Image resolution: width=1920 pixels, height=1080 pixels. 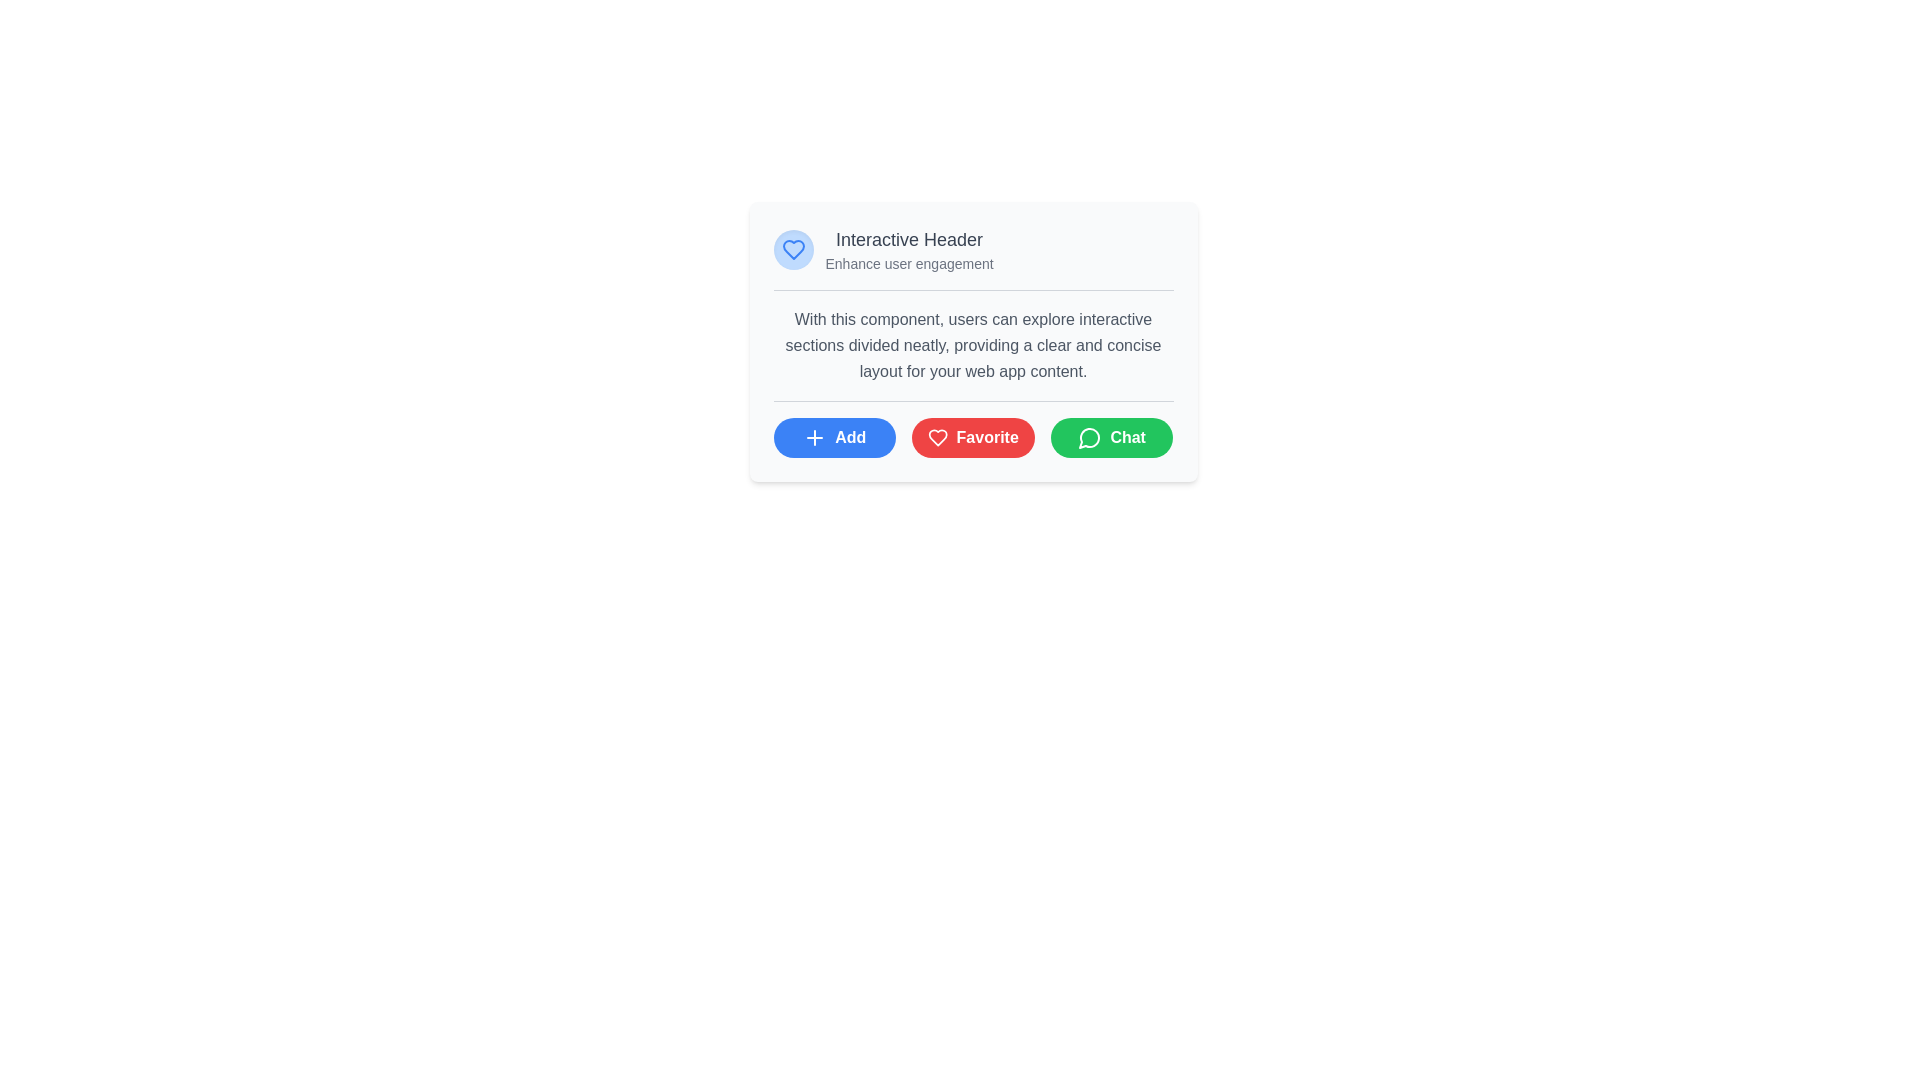 What do you see at coordinates (973, 437) in the screenshot?
I see `the red 'Favorite' button with a heart icon` at bounding box center [973, 437].